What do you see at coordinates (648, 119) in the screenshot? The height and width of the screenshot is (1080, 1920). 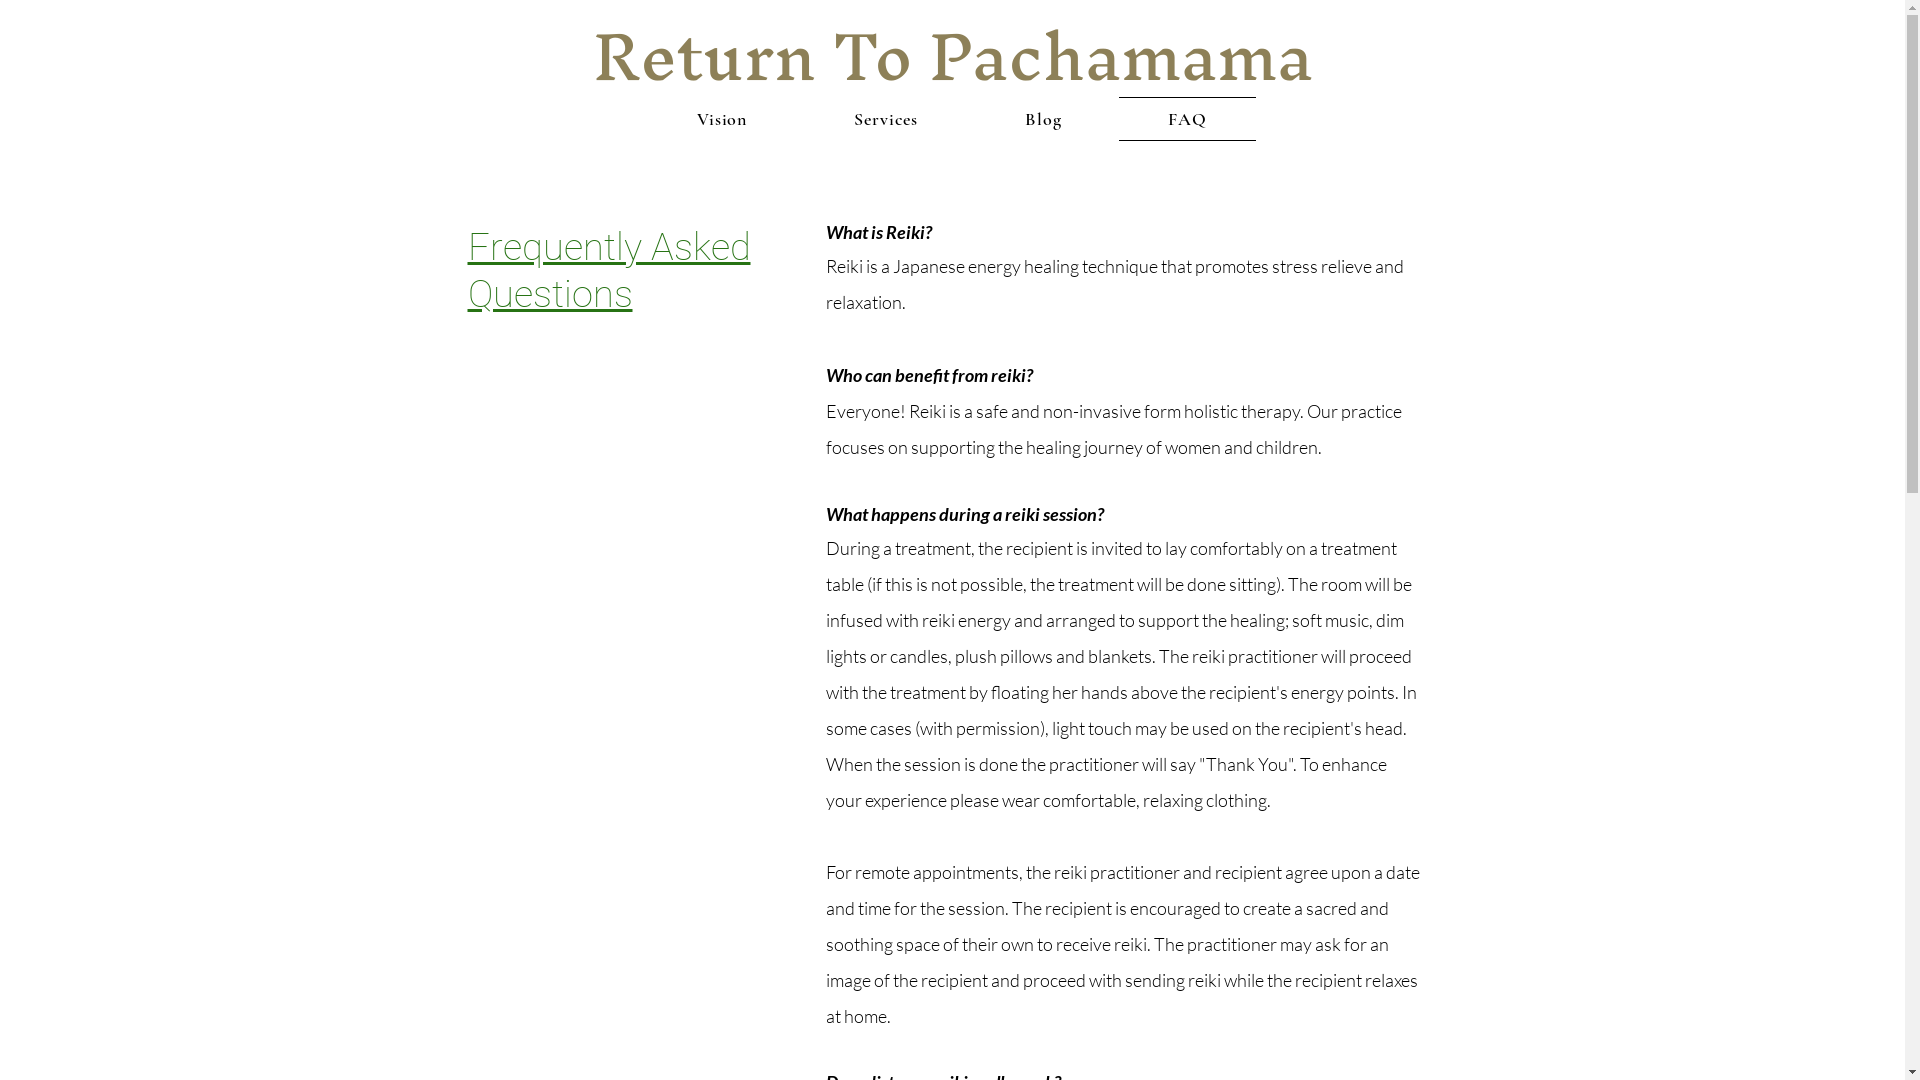 I see `'Vision'` at bounding box center [648, 119].